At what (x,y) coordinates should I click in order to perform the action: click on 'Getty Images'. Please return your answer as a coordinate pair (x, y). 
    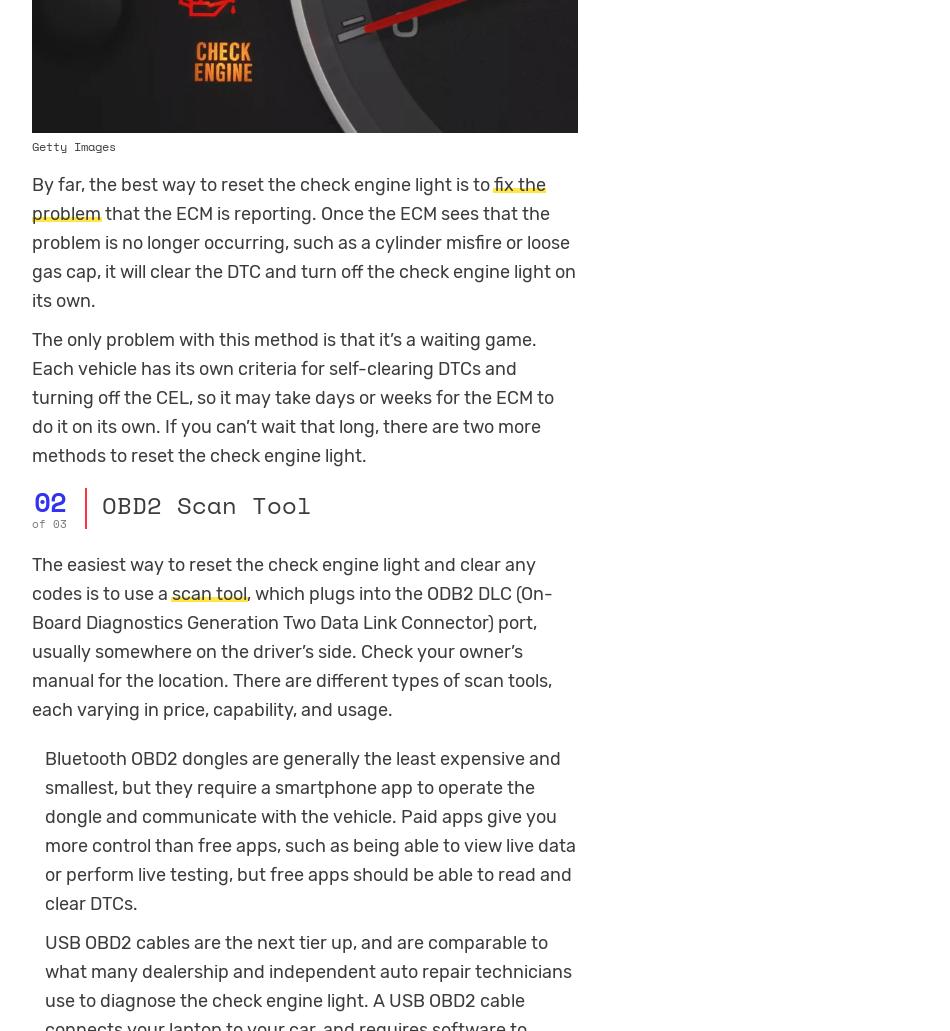
    Looking at the image, I should click on (32, 144).